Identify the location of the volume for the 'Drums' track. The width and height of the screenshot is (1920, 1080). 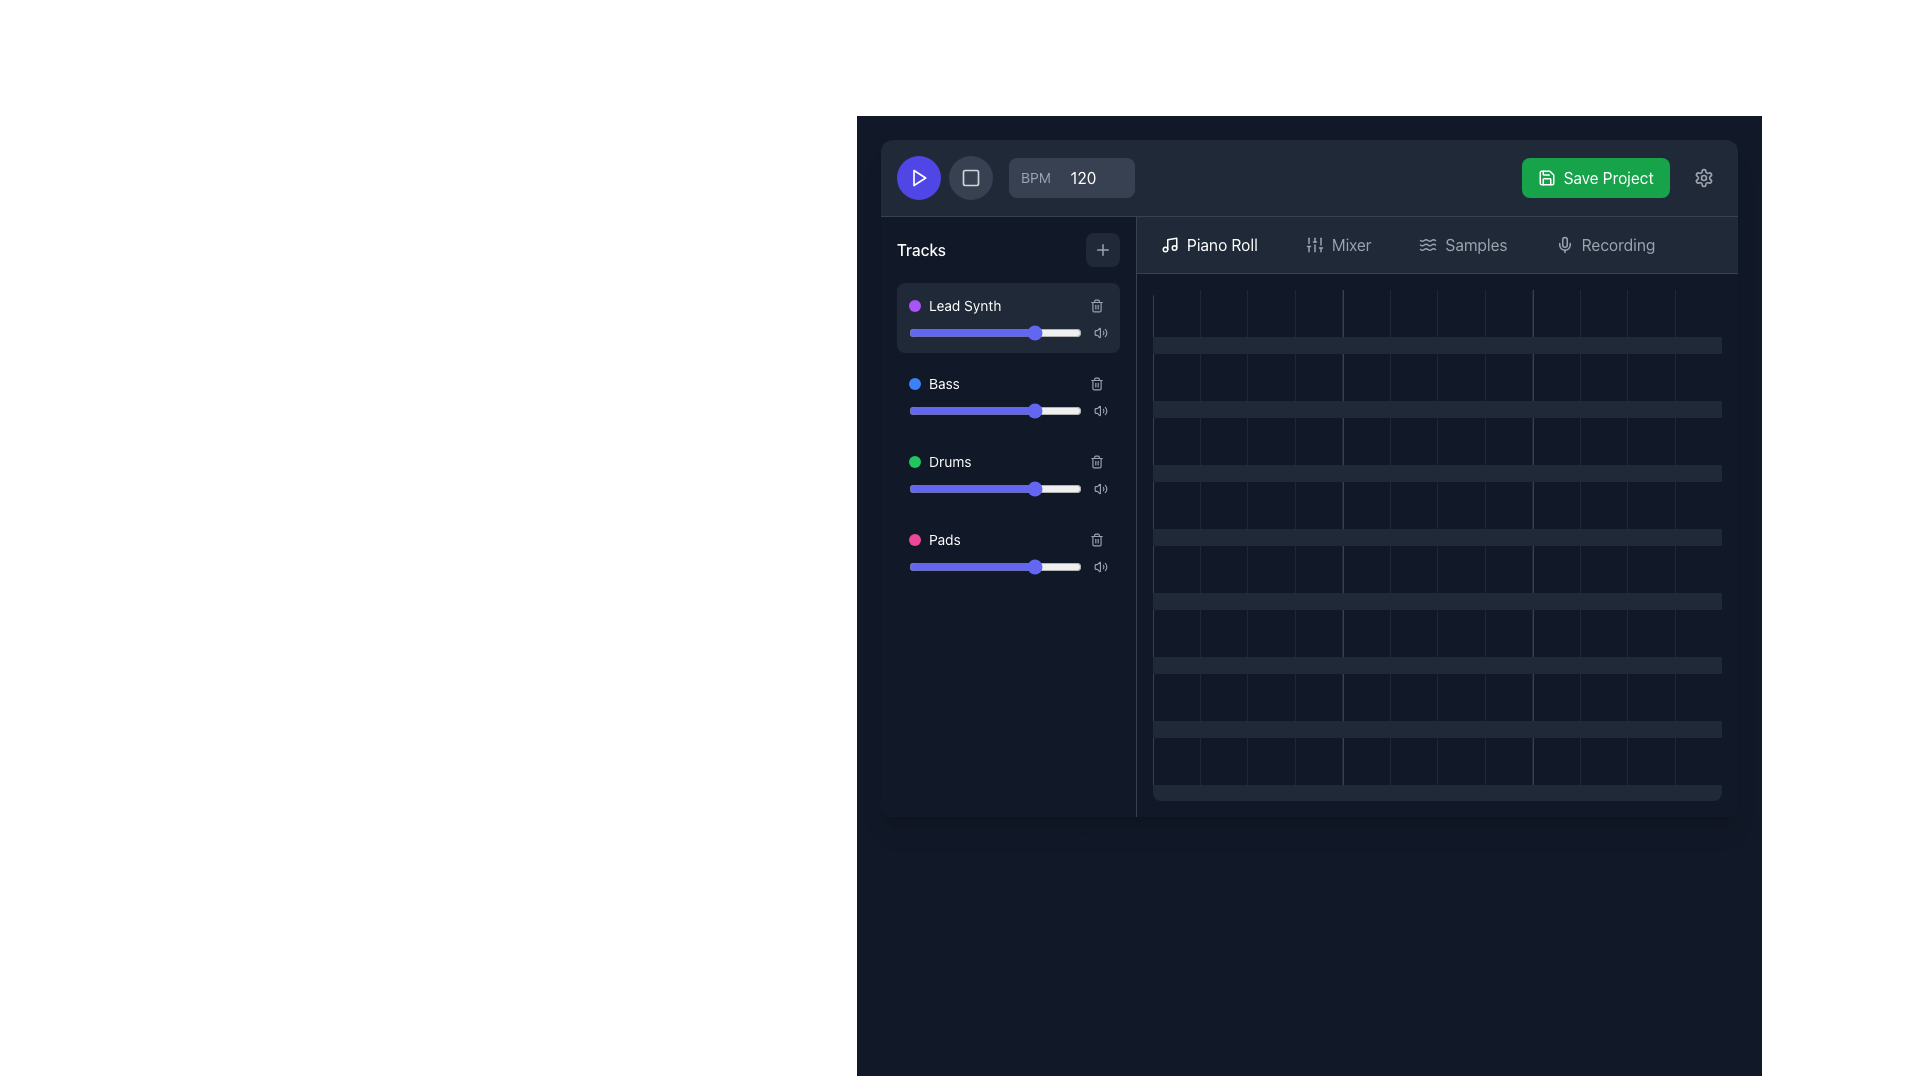
(1025, 462).